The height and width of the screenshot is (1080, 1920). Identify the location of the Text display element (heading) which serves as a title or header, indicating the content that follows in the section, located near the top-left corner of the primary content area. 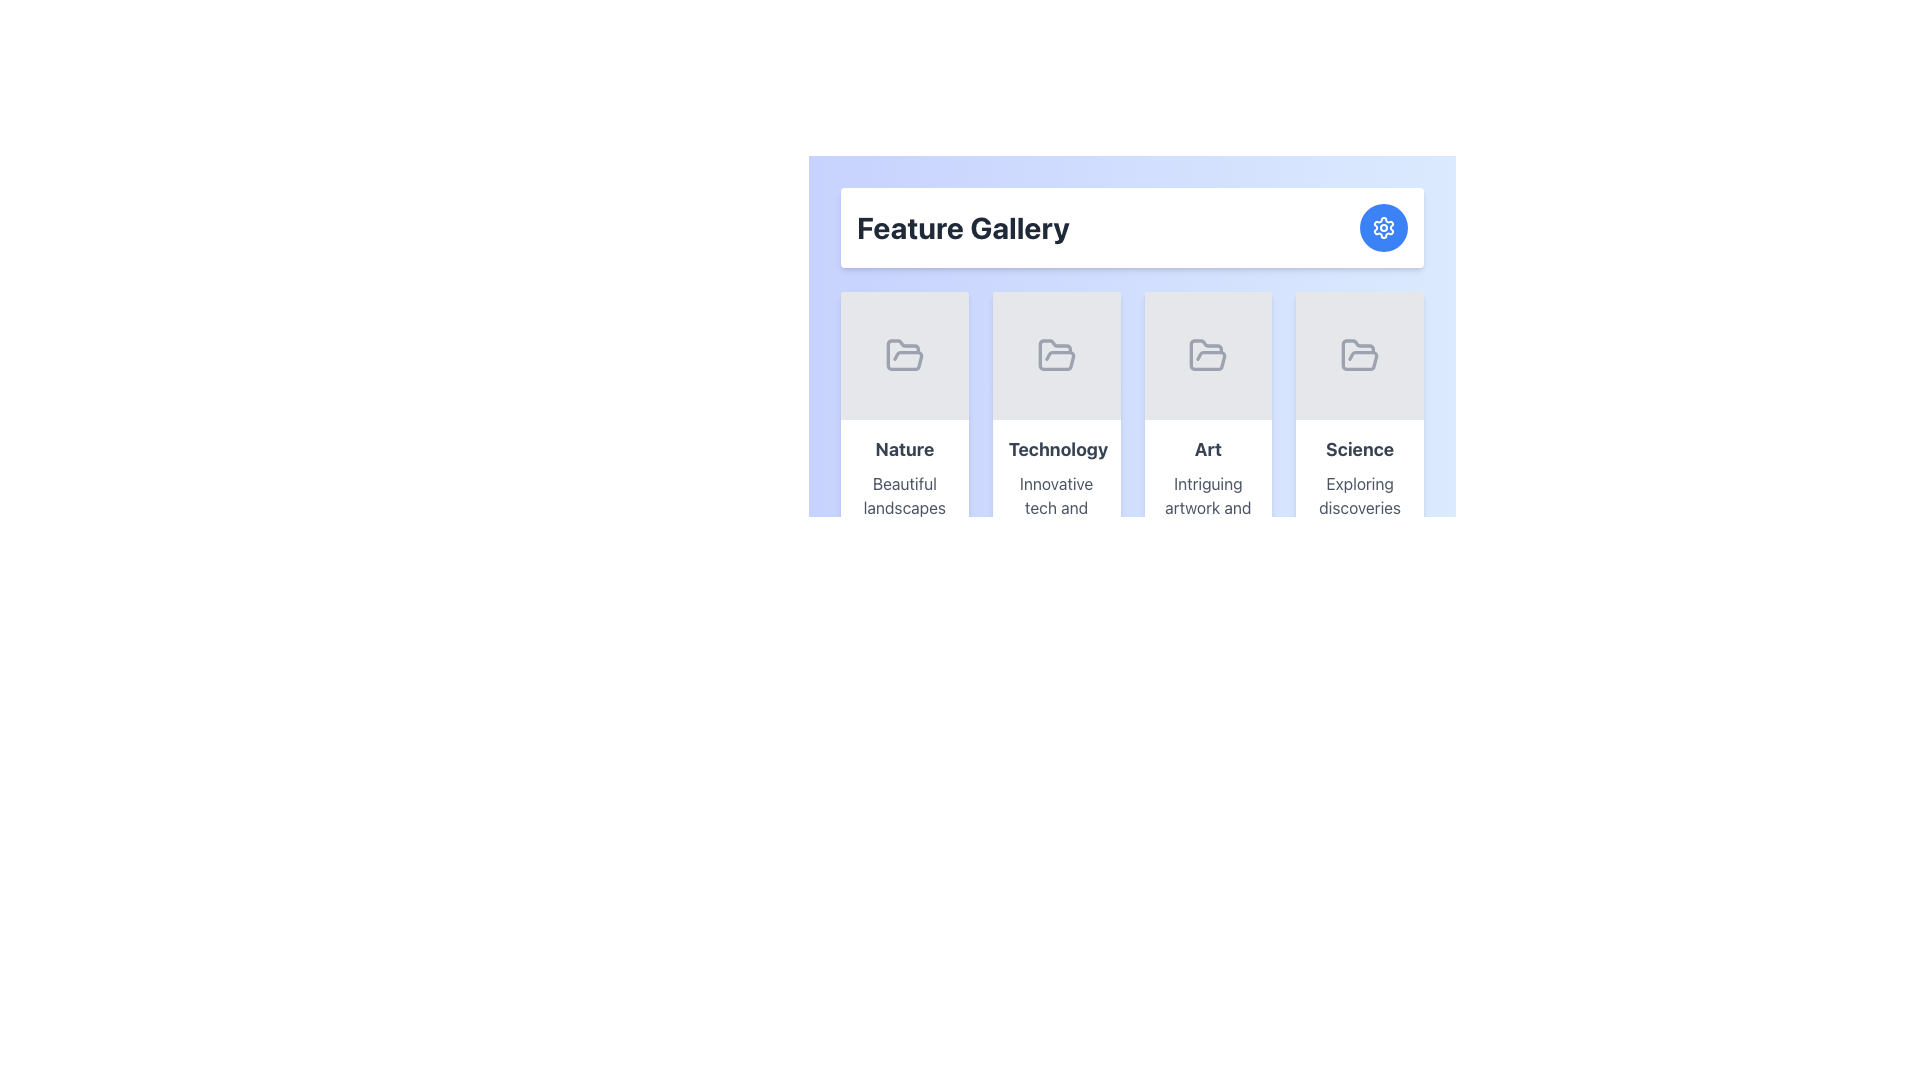
(963, 226).